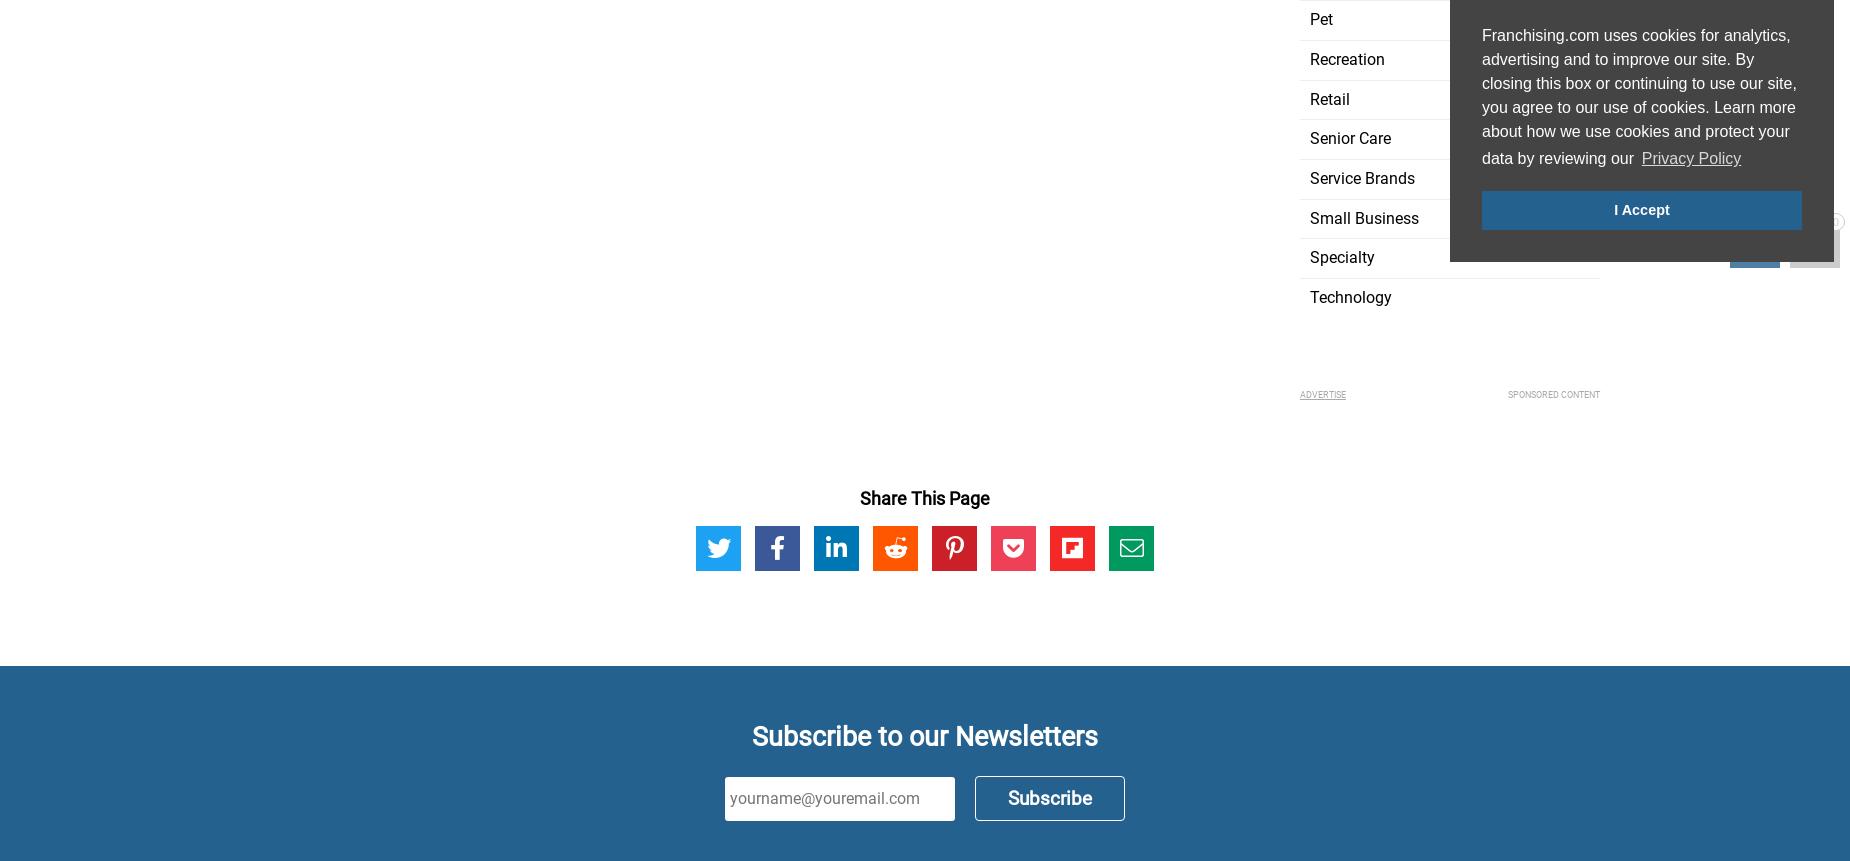 This screenshot has width=1850, height=861. What do you see at coordinates (925, 734) in the screenshot?
I see `'Subscribe to our Newsletters'` at bounding box center [925, 734].